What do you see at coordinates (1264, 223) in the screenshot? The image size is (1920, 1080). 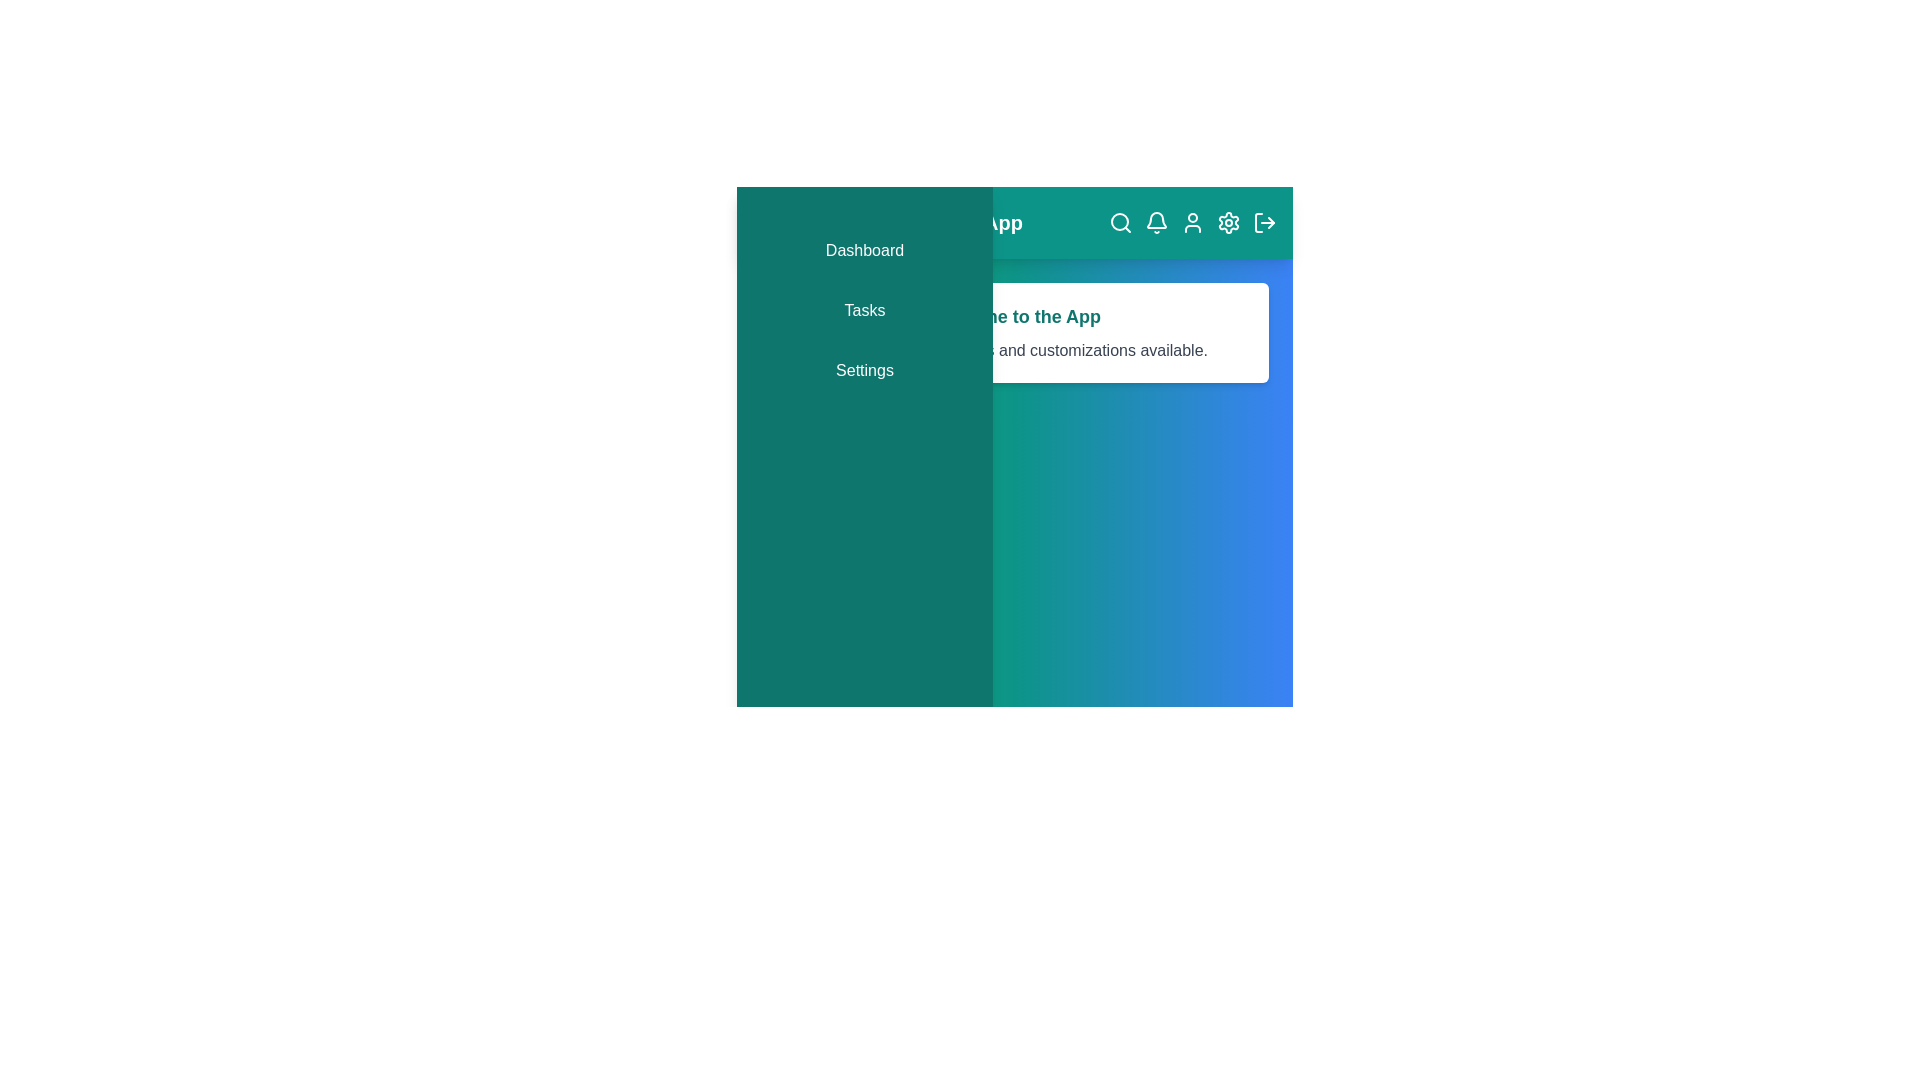 I see `the 'Logout' icon to log out of the application` at bounding box center [1264, 223].